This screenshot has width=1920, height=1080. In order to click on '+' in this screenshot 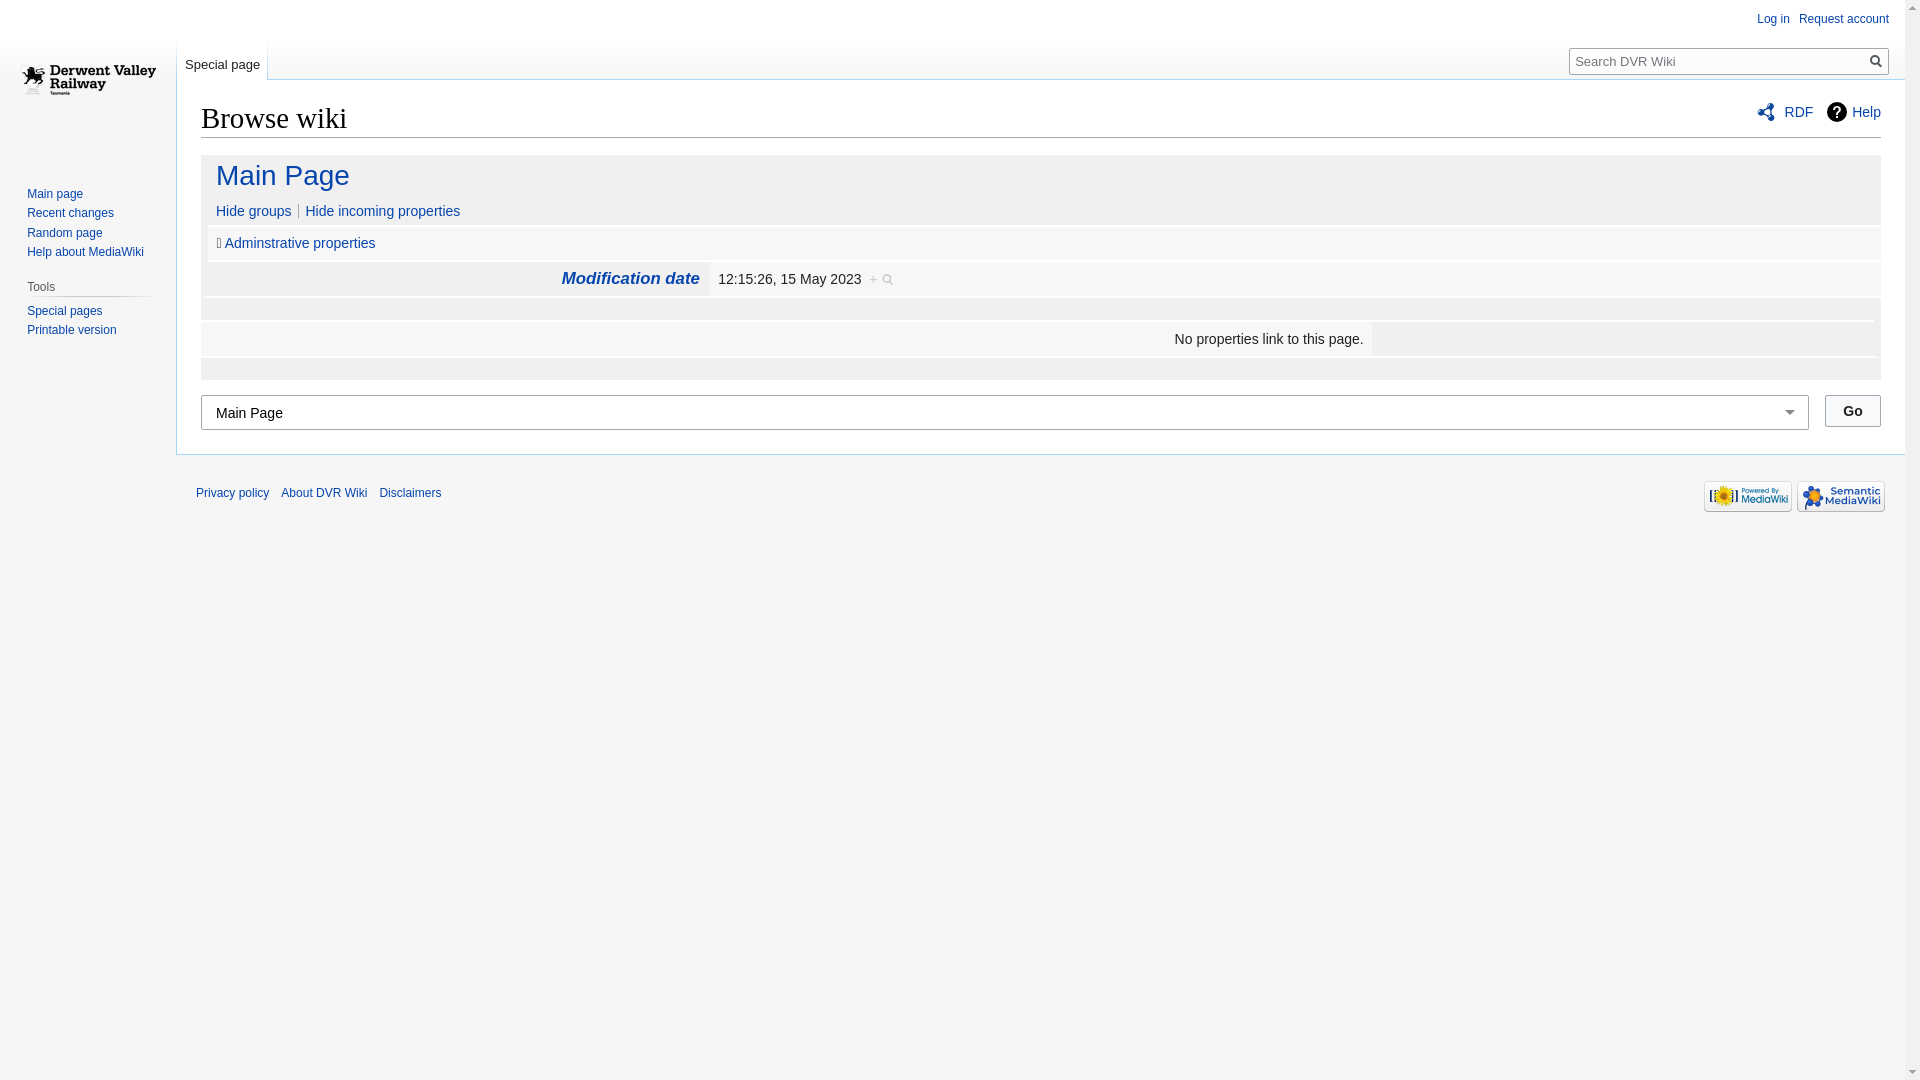, I will do `click(881, 278)`.